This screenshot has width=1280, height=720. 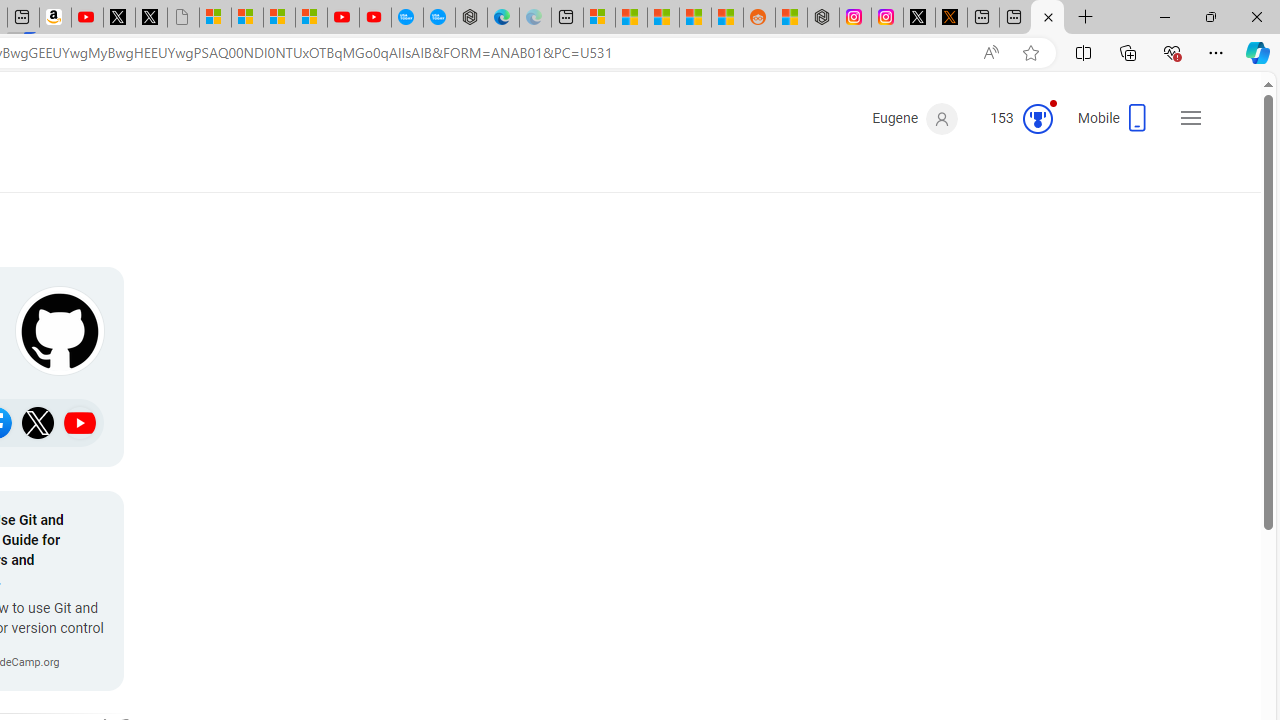 I want to click on 'Mobile', so click(x=1113, y=124).